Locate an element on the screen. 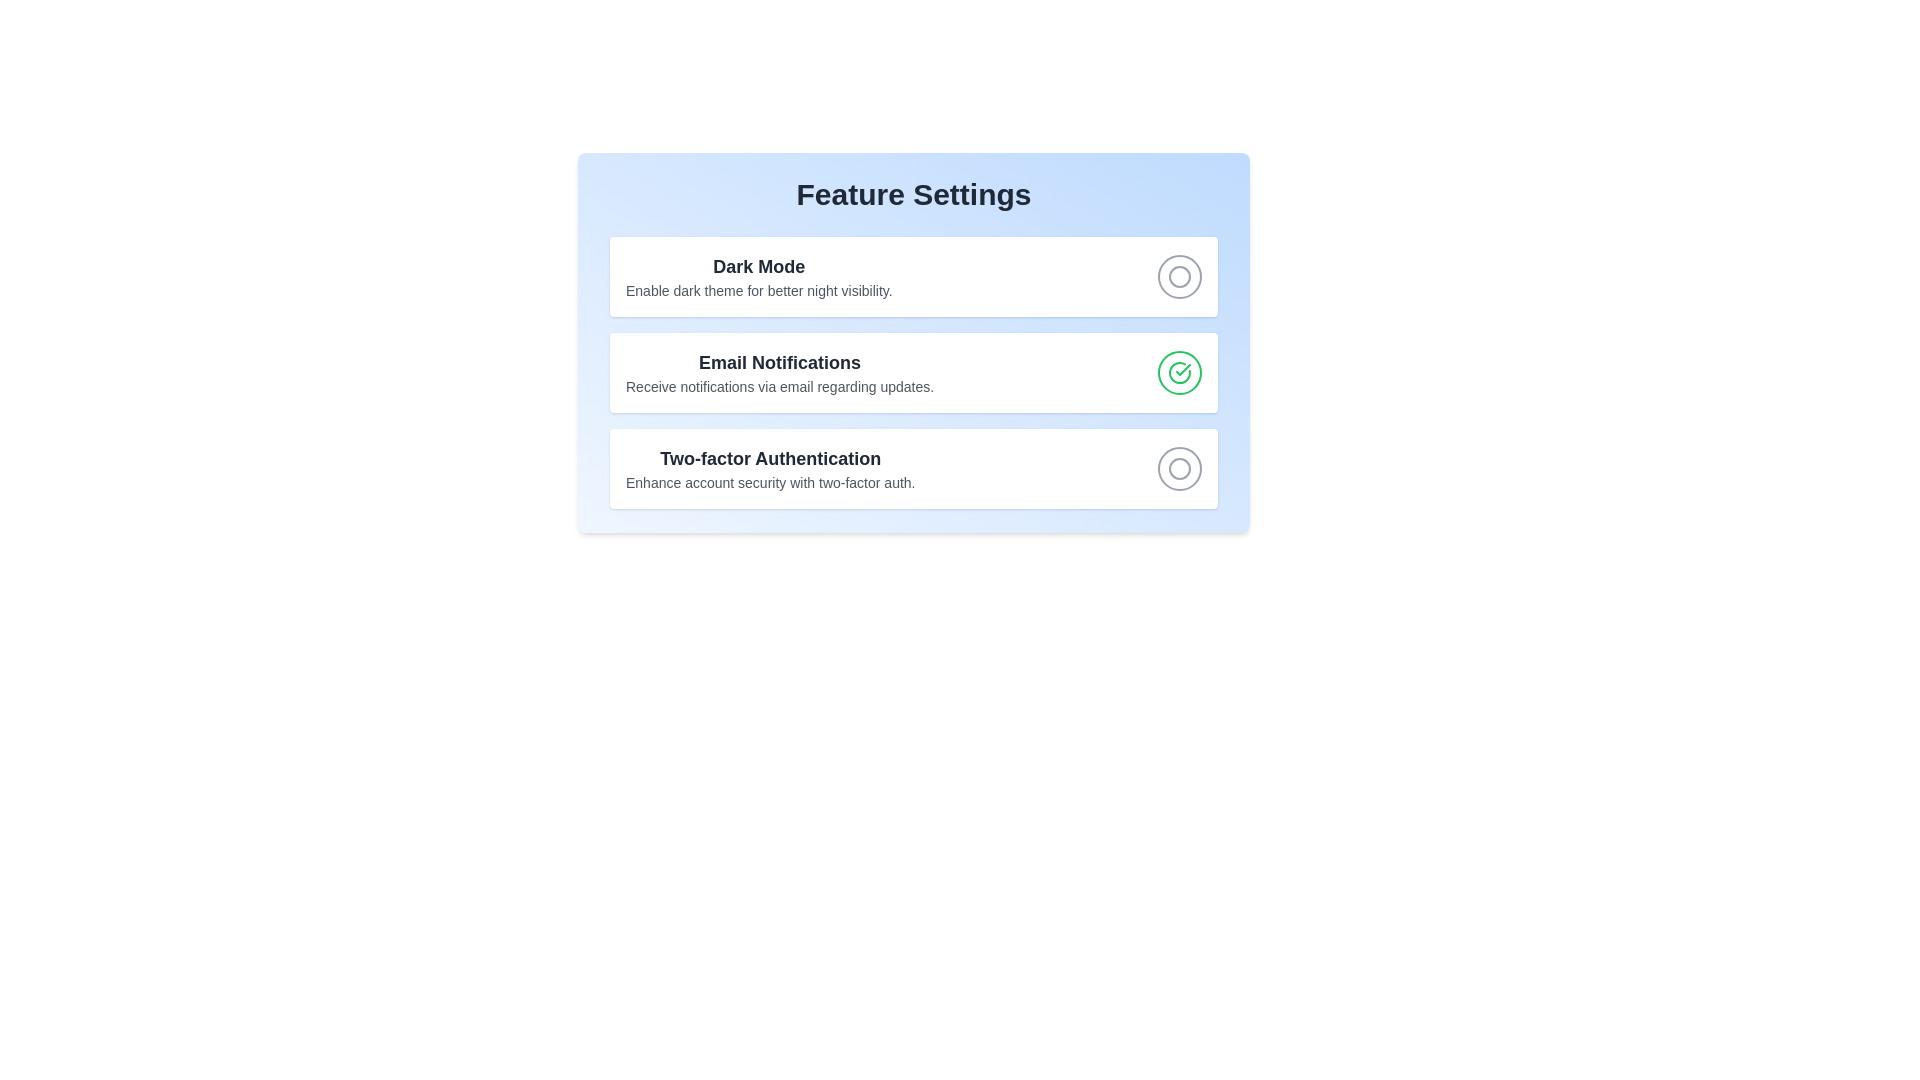  the text label displaying 'Enhance account security with two-factor auth.' located below the 'Two-factor Authentication' title within the settings pane is located at coordinates (769, 482).